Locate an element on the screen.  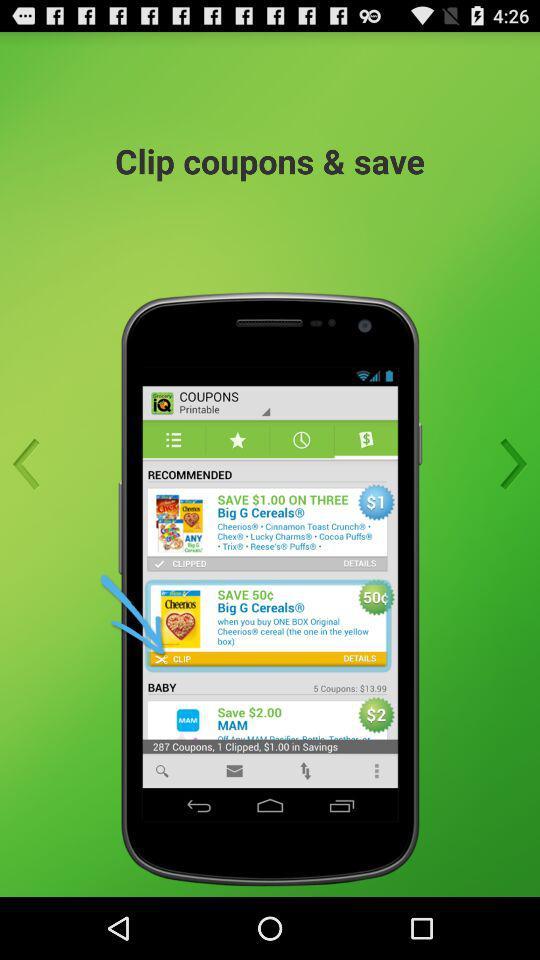
the arrow_forward icon is located at coordinates (507, 495).